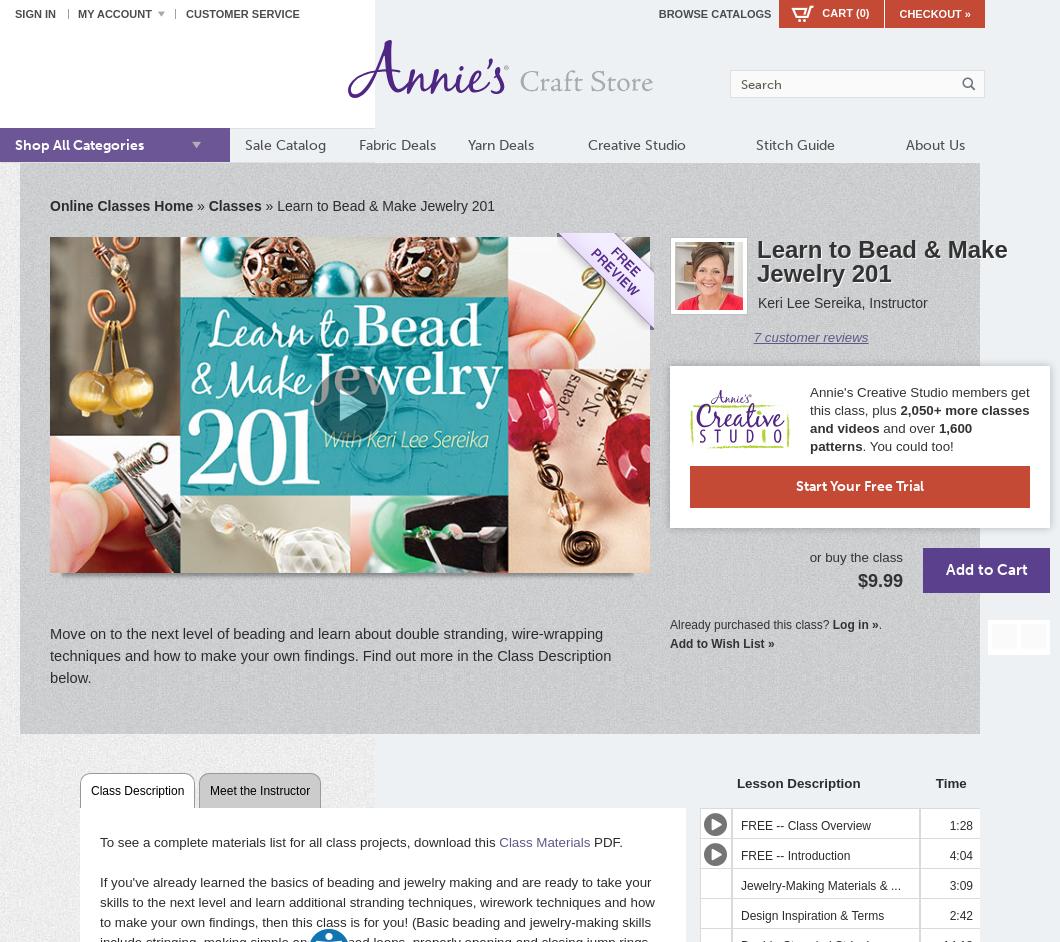 This screenshot has height=942, width=1060. What do you see at coordinates (259, 789) in the screenshot?
I see `'Meet the Instructor'` at bounding box center [259, 789].